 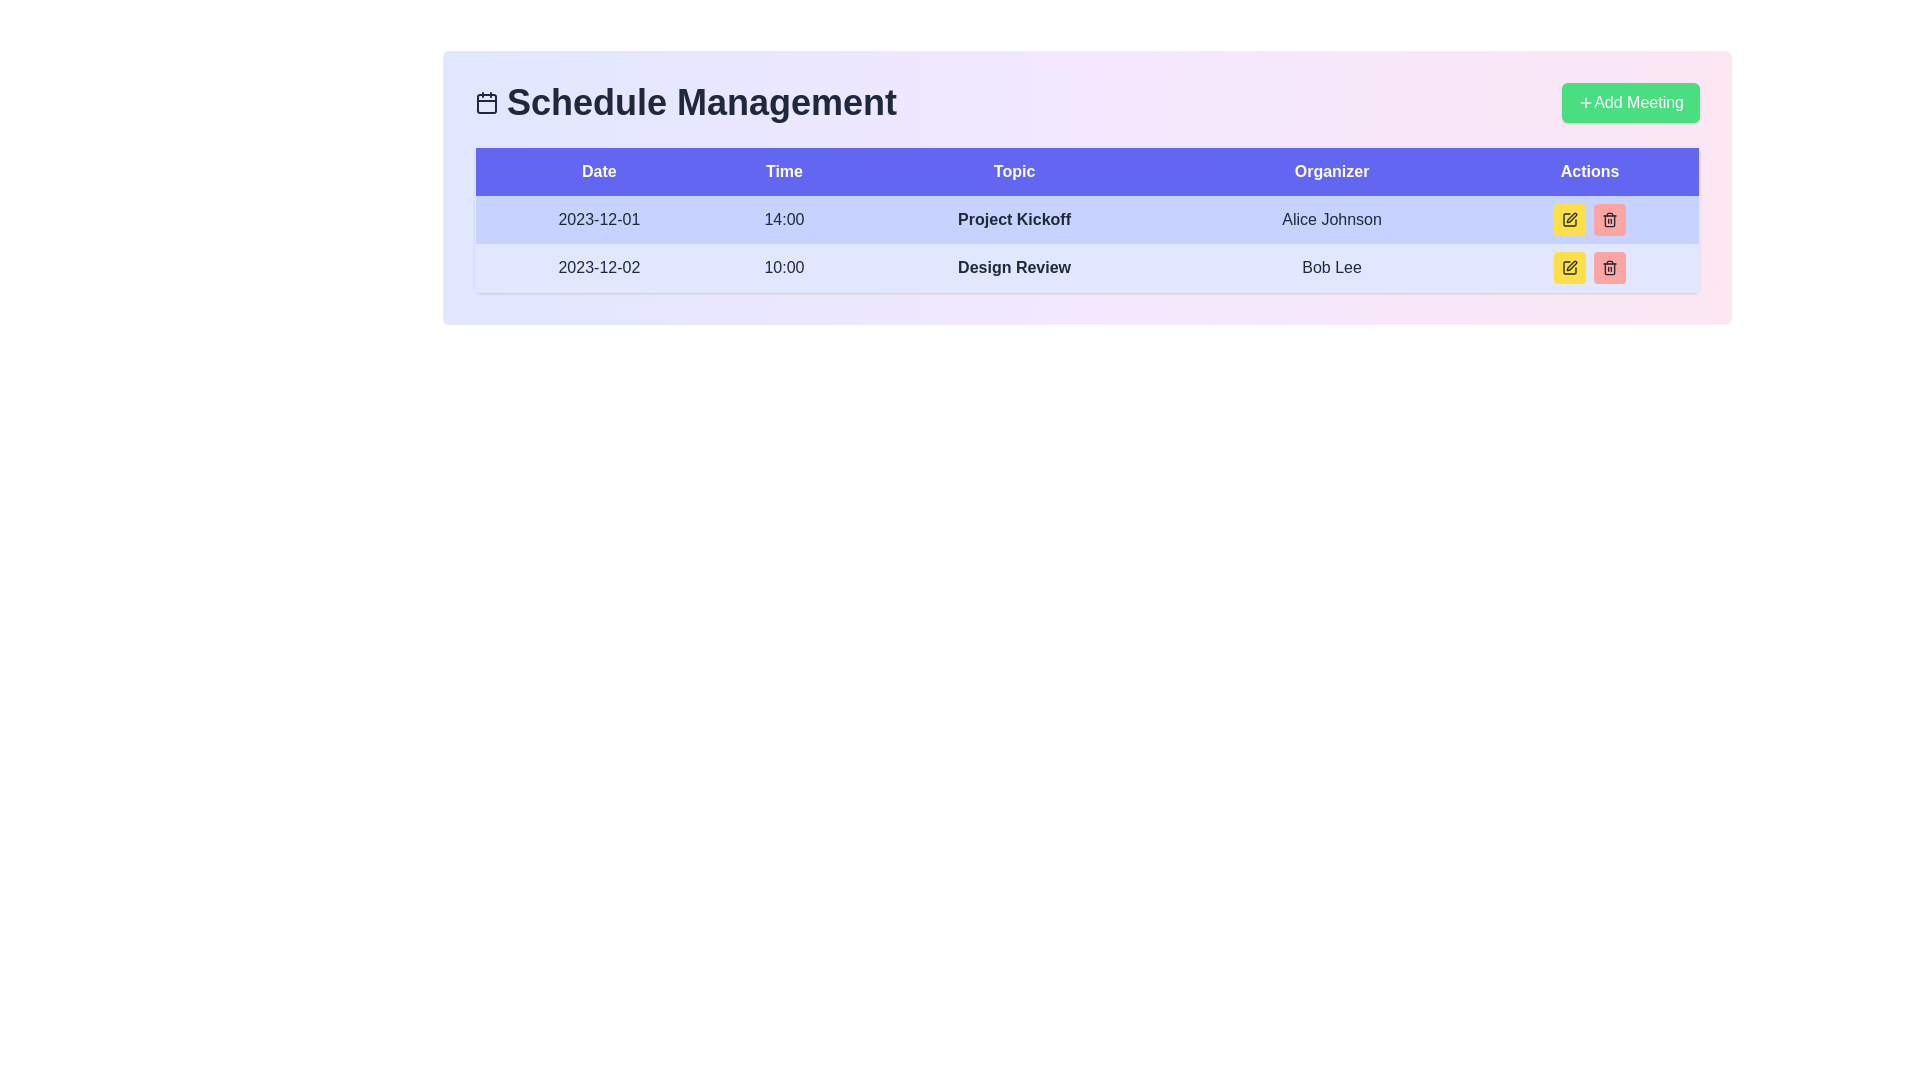 I want to click on the edit icon in the Actions column of the schedule management interface to trigger a tooltip or effect, so click(x=1571, y=265).